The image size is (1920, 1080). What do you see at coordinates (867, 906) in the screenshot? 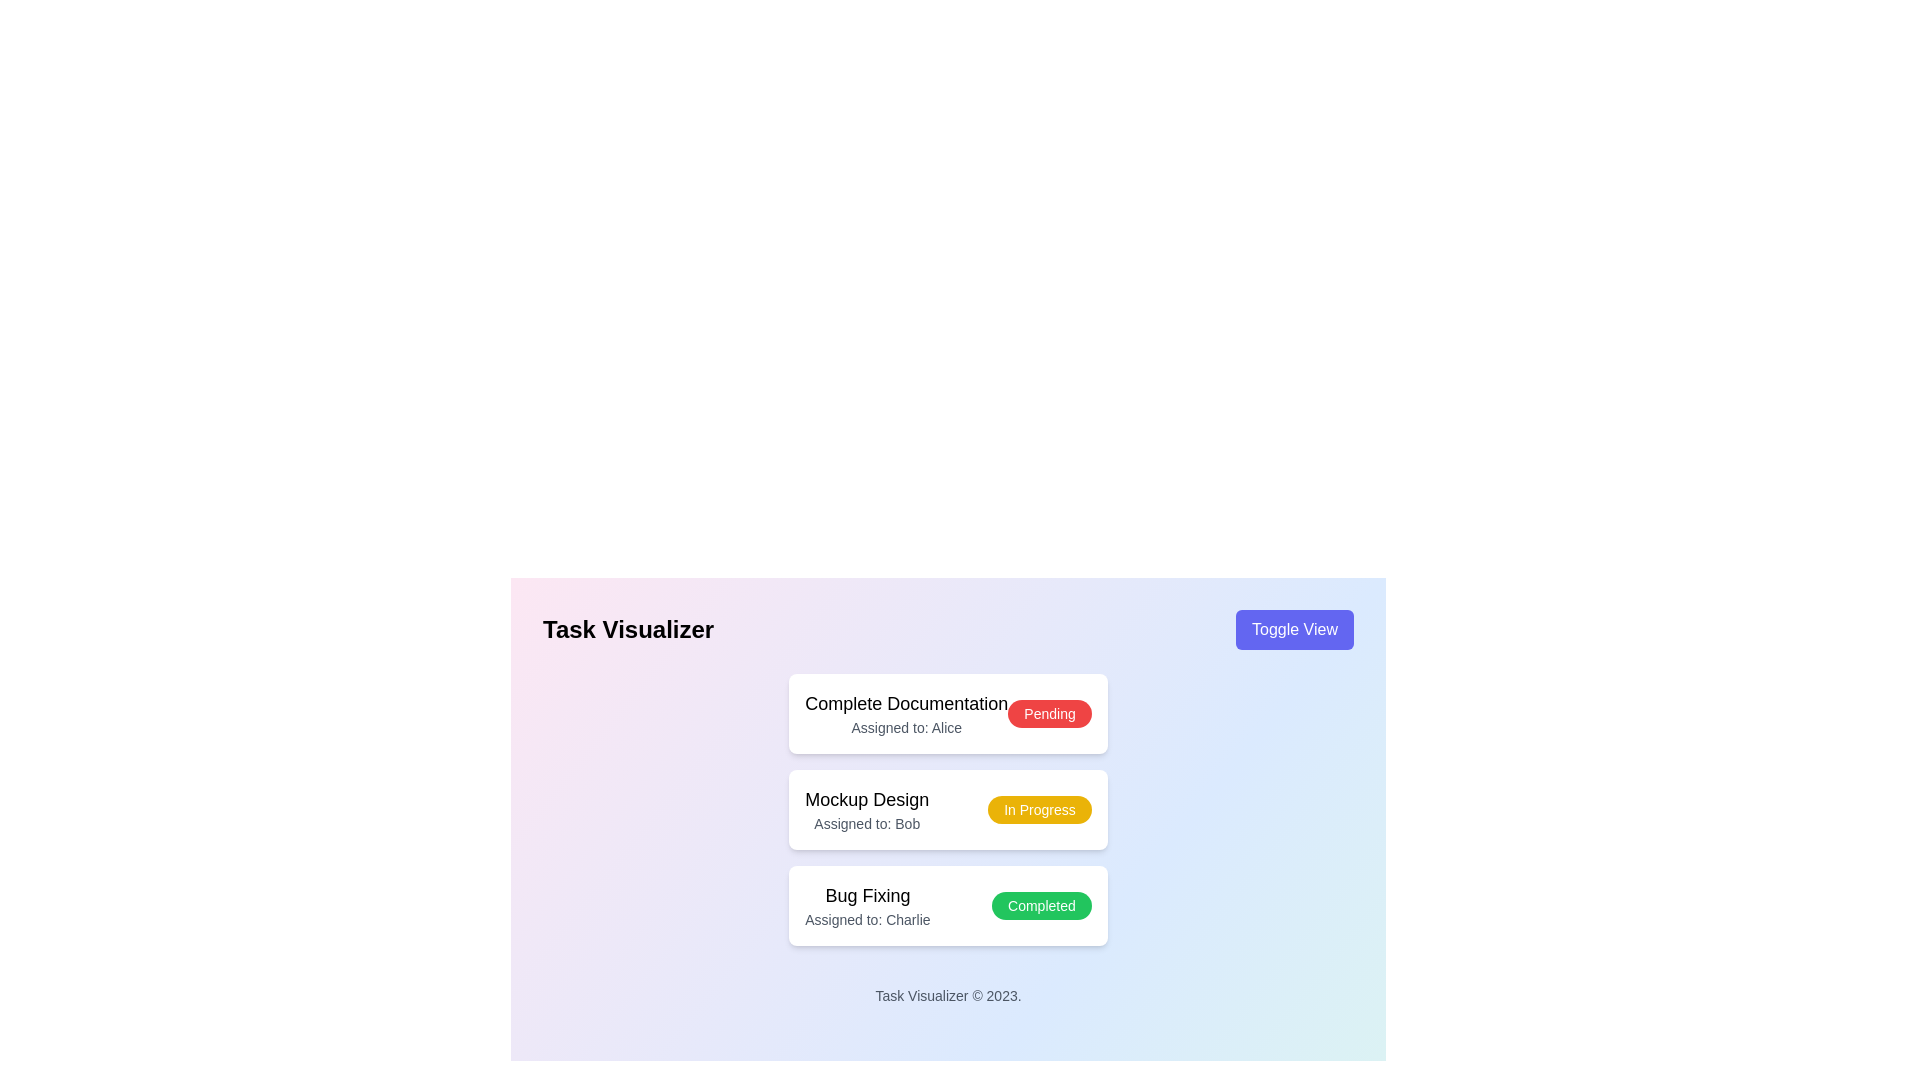
I see `the non-interactive text block displaying the task title 'Bug Fixing' and assigned user 'Charlie' within the third card of the task cards` at bounding box center [867, 906].